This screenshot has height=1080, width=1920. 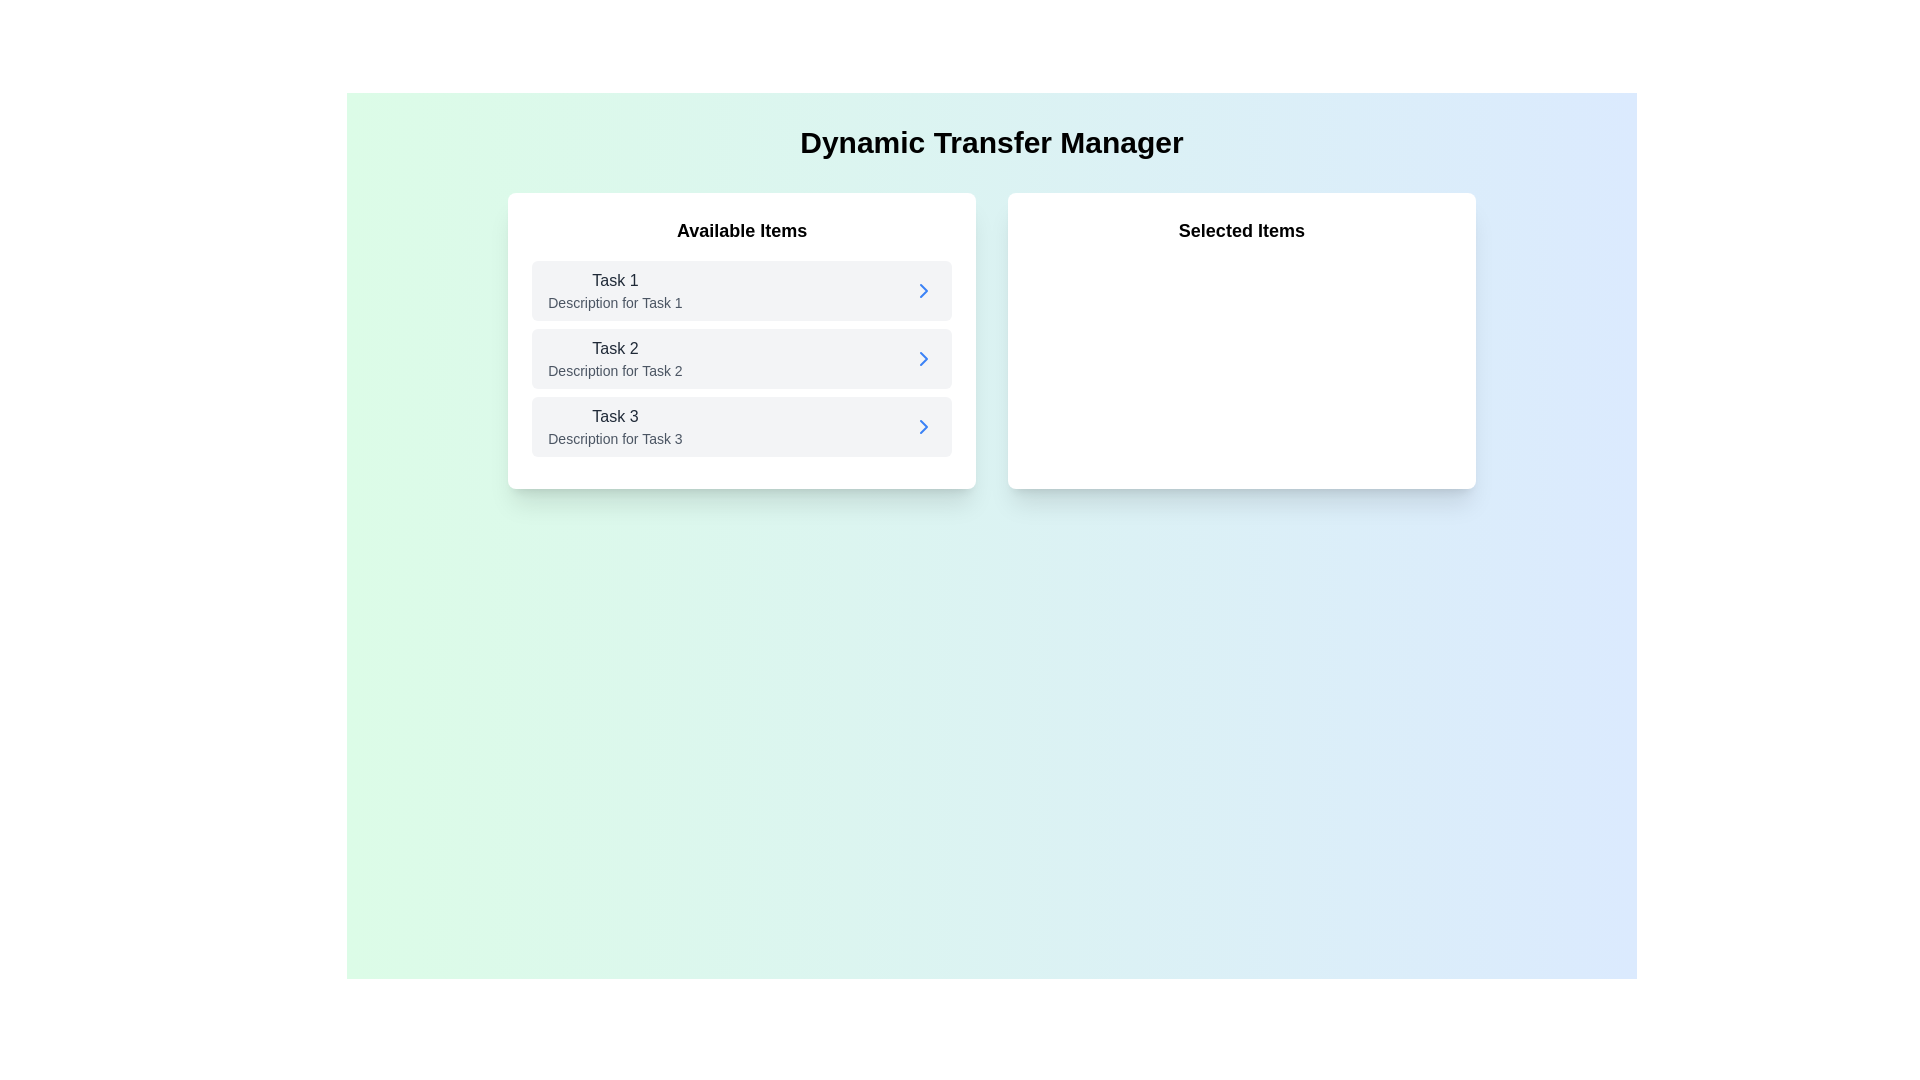 What do you see at coordinates (614, 303) in the screenshot?
I see `the text label 'Description for Task 1' located below the bold label 'Task 1' in the 'Available Items' section` at bounding box center [614, 303].